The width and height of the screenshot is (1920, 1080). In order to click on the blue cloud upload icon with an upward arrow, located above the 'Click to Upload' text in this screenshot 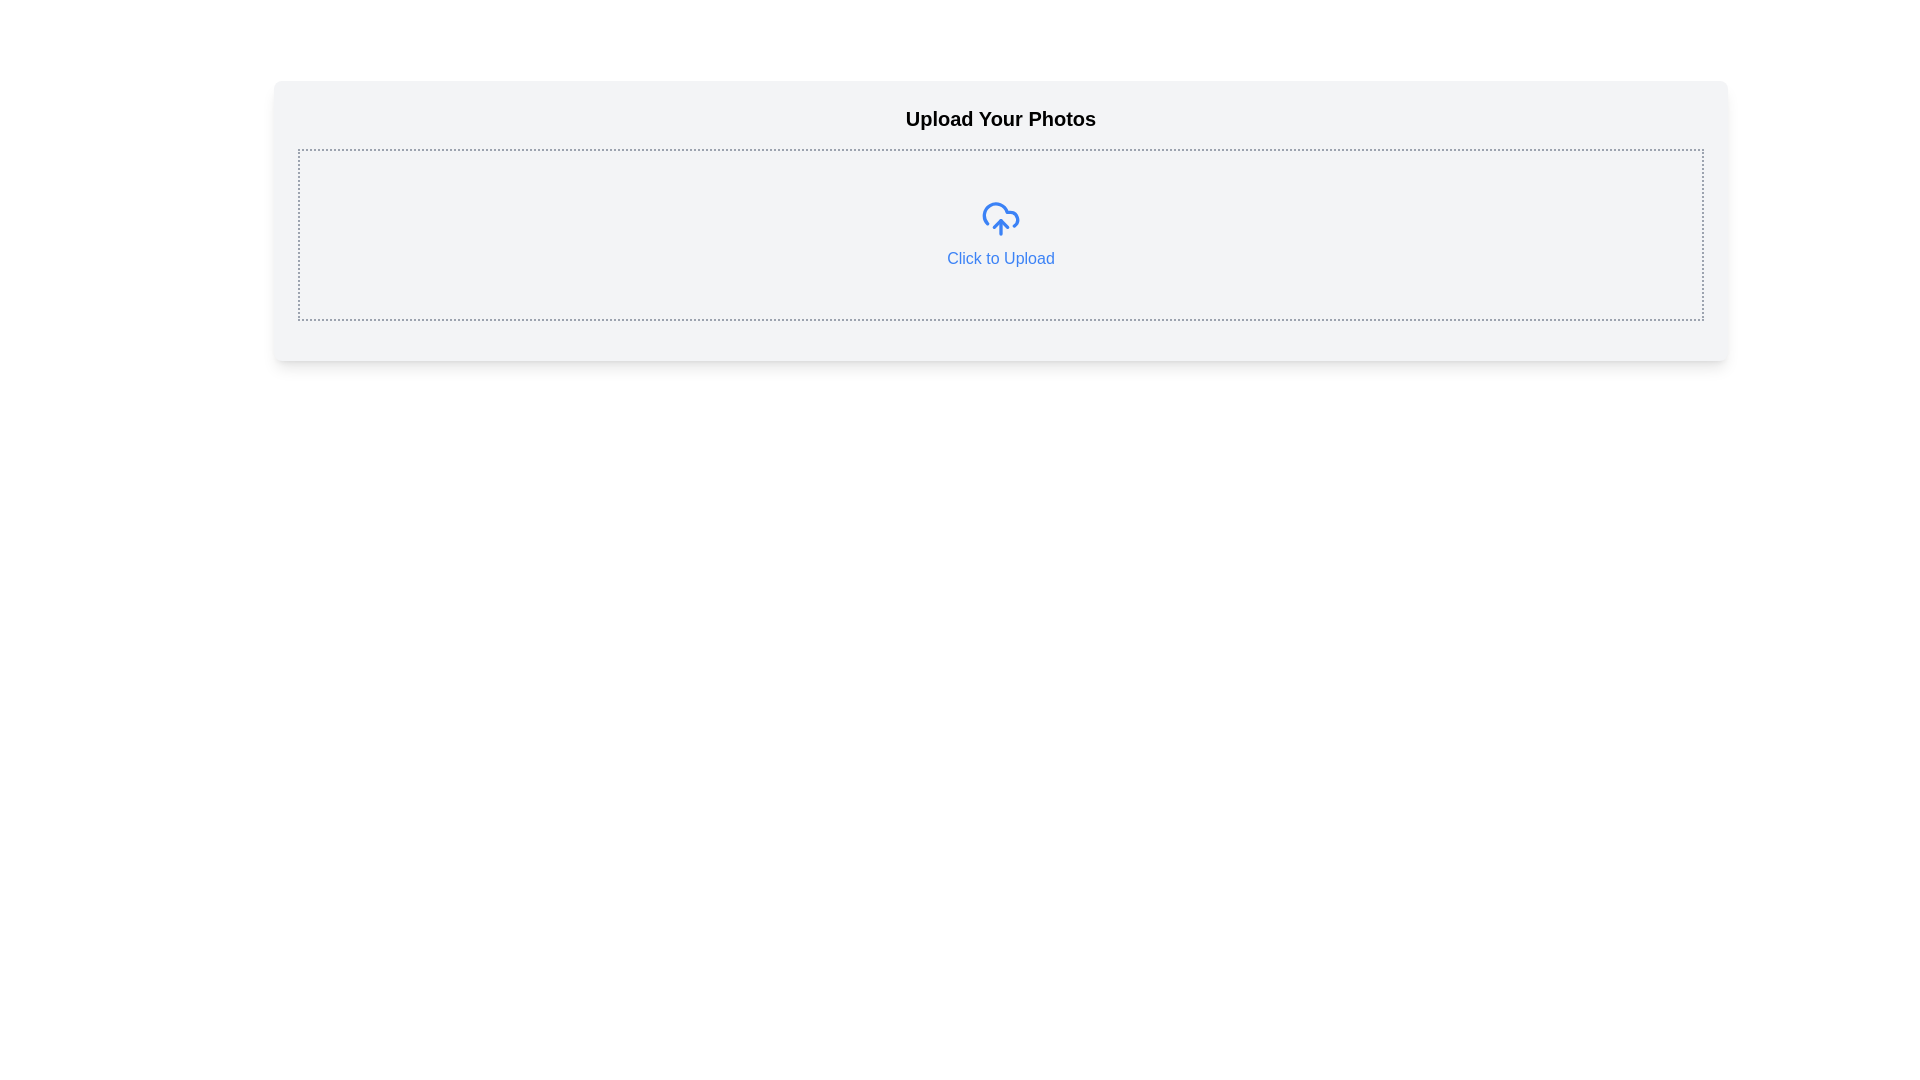, I will do `click(1000, 219)`.